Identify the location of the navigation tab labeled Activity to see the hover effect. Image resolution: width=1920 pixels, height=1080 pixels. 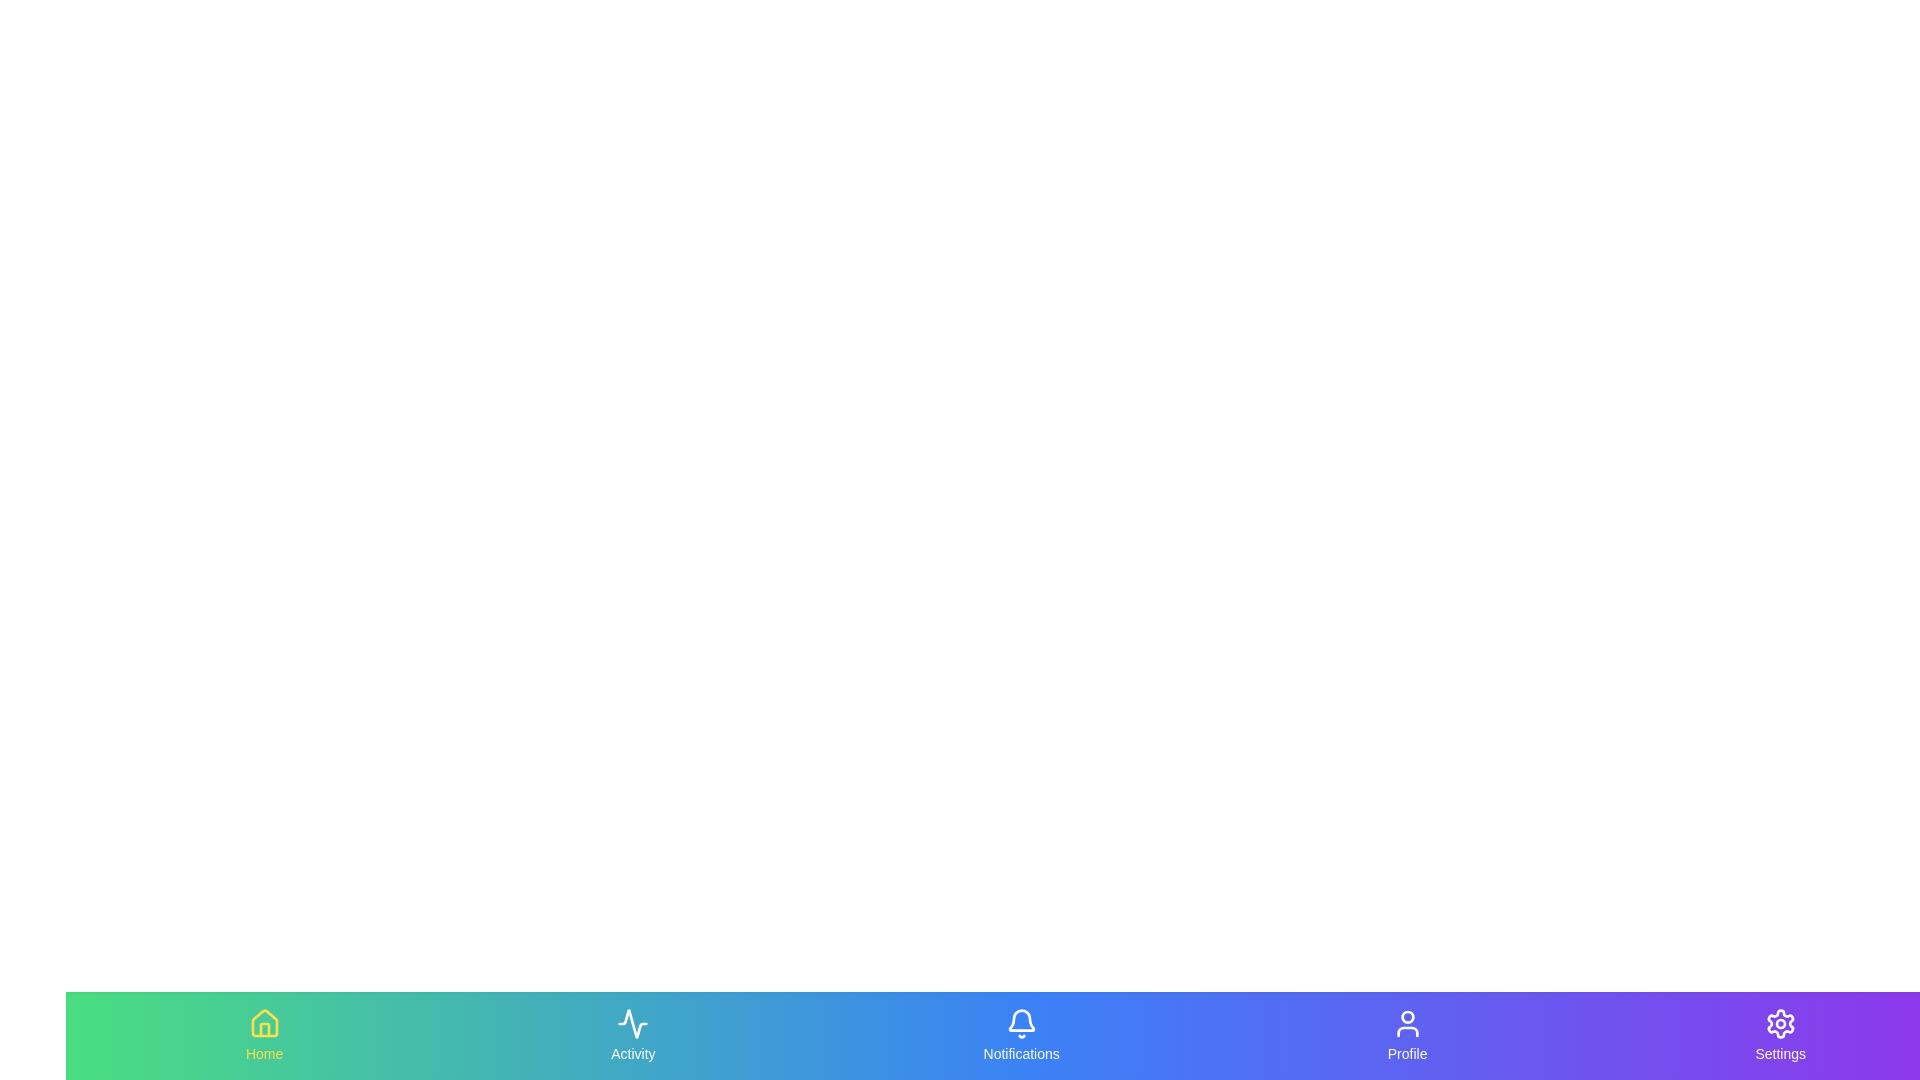
(632, 1035).